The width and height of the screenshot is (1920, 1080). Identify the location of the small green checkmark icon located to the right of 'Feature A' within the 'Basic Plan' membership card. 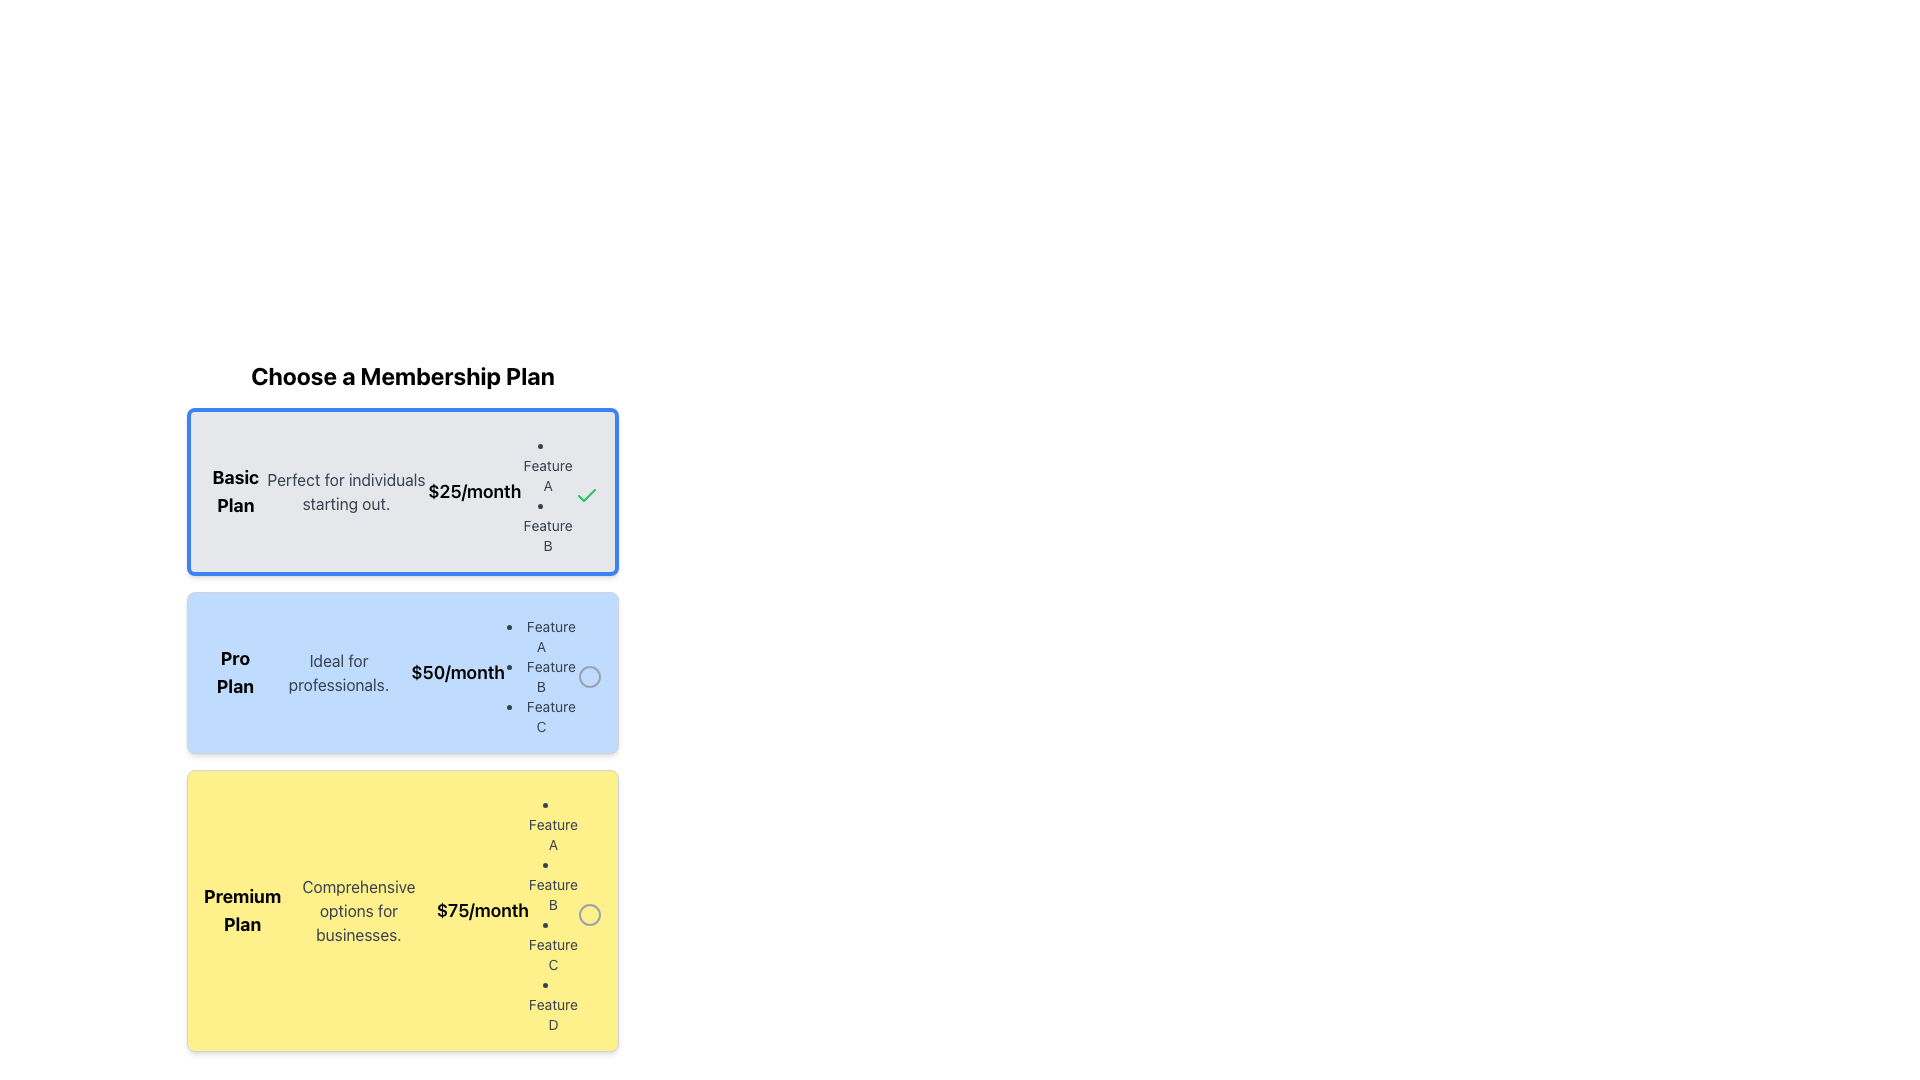
(585, 495).